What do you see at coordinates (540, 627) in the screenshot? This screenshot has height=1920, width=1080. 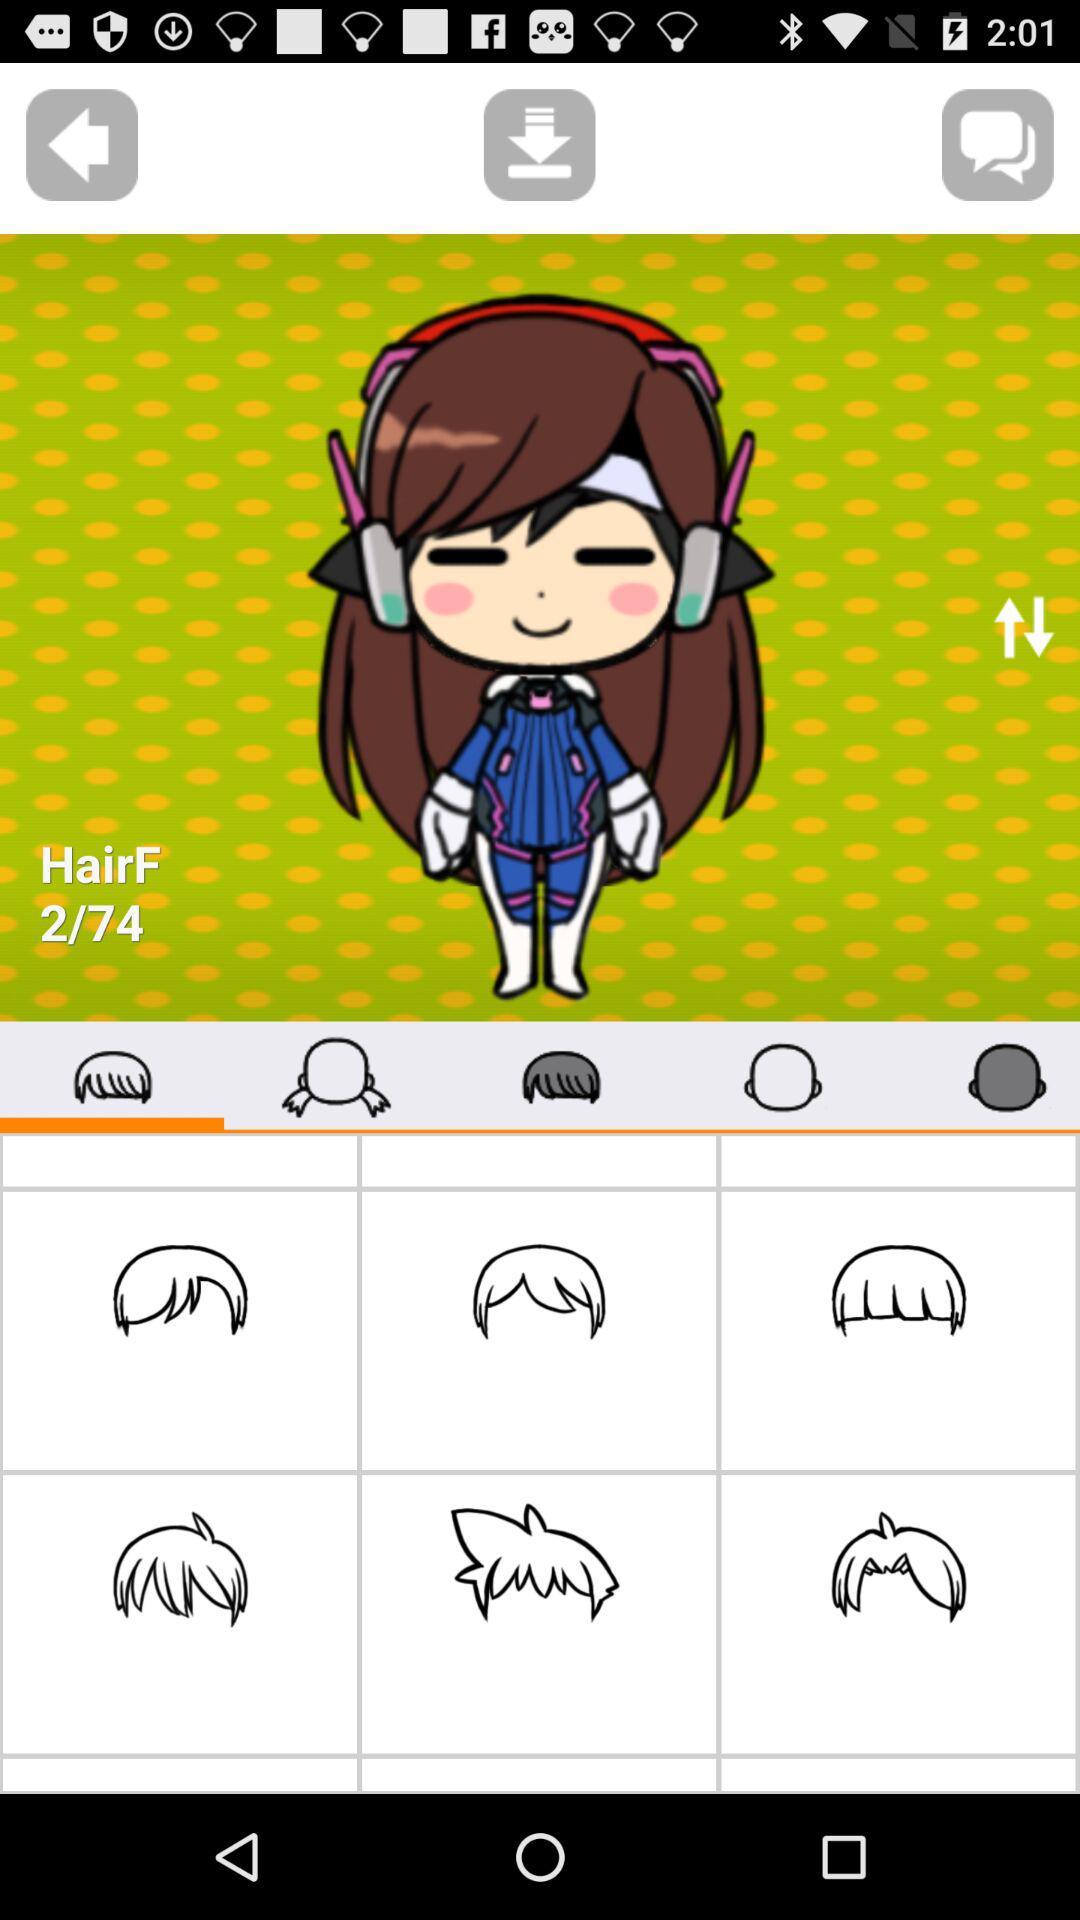 I see `the first image on the web page` at bounding box center [540, 627].